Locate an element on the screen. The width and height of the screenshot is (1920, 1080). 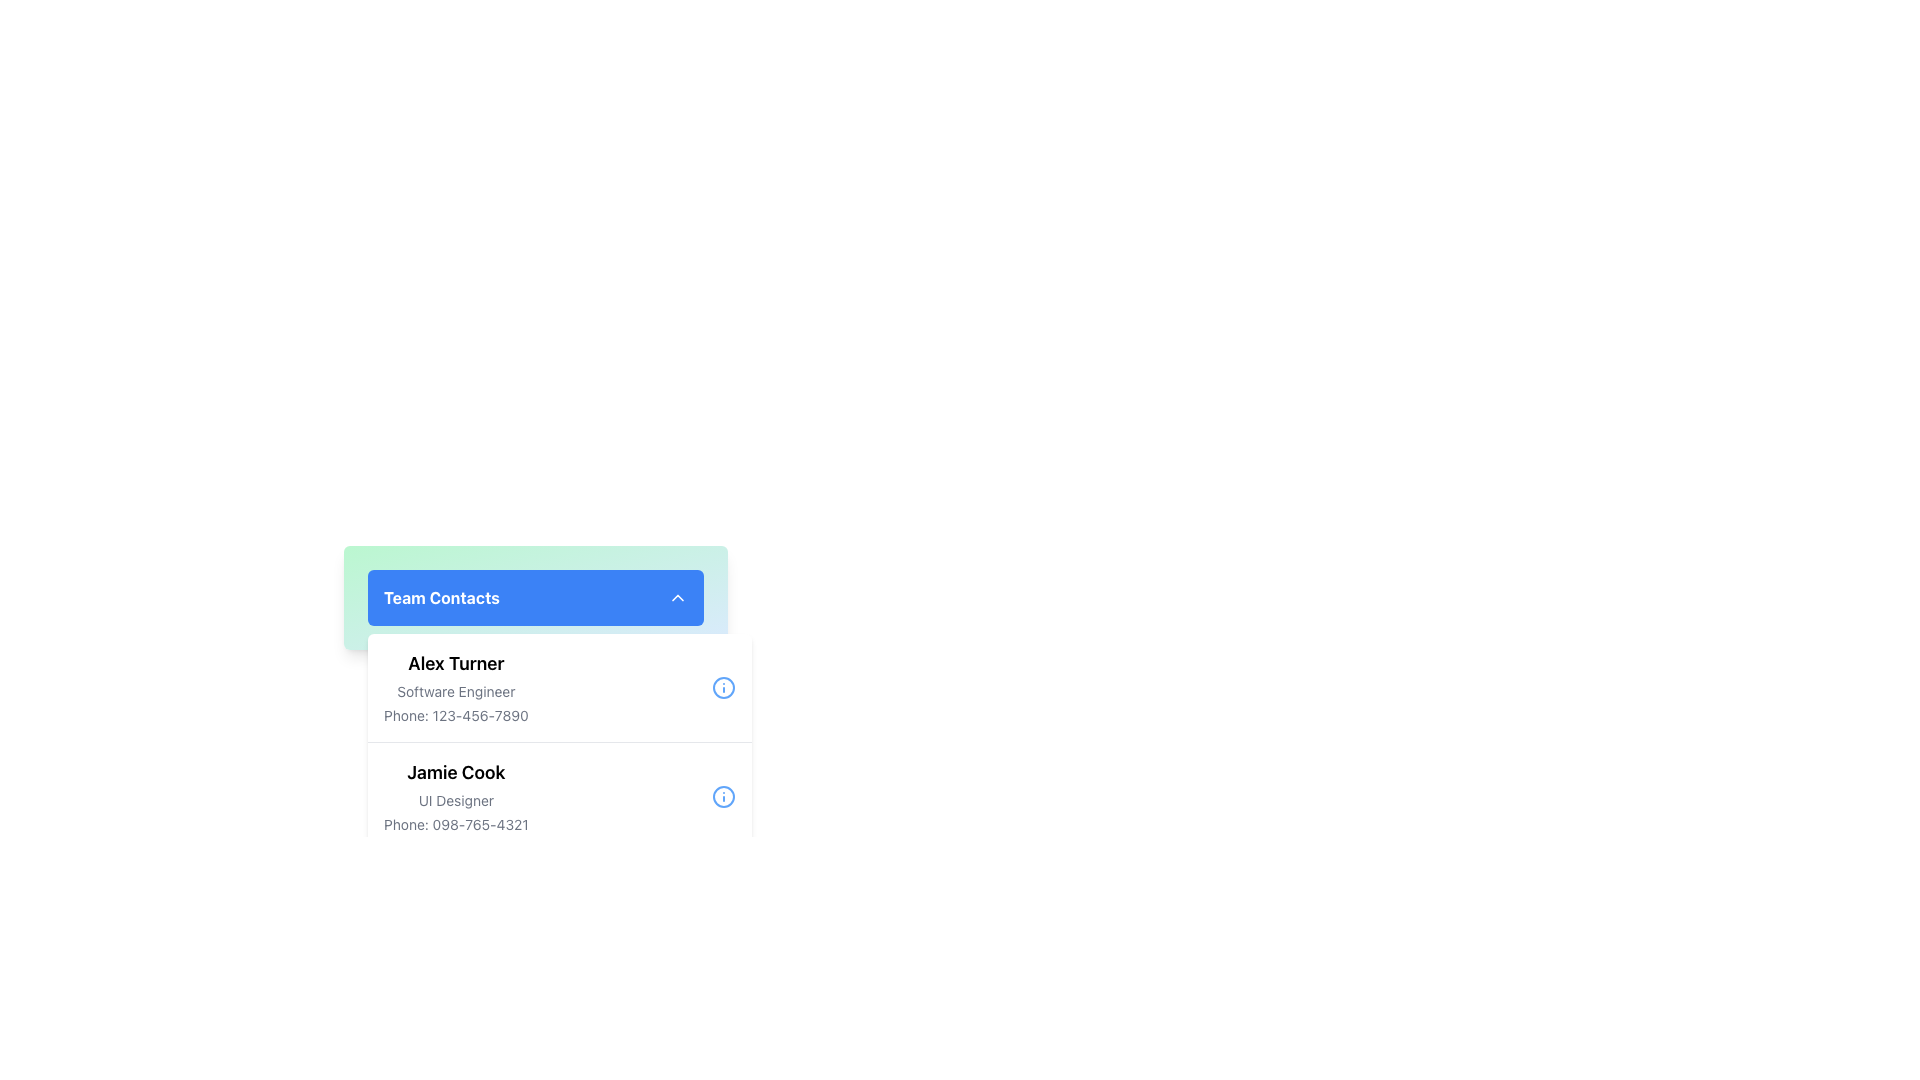
the upward chevron icon located at the far right of the 'Team Contacts' header section is located at coordinates (677, 596).